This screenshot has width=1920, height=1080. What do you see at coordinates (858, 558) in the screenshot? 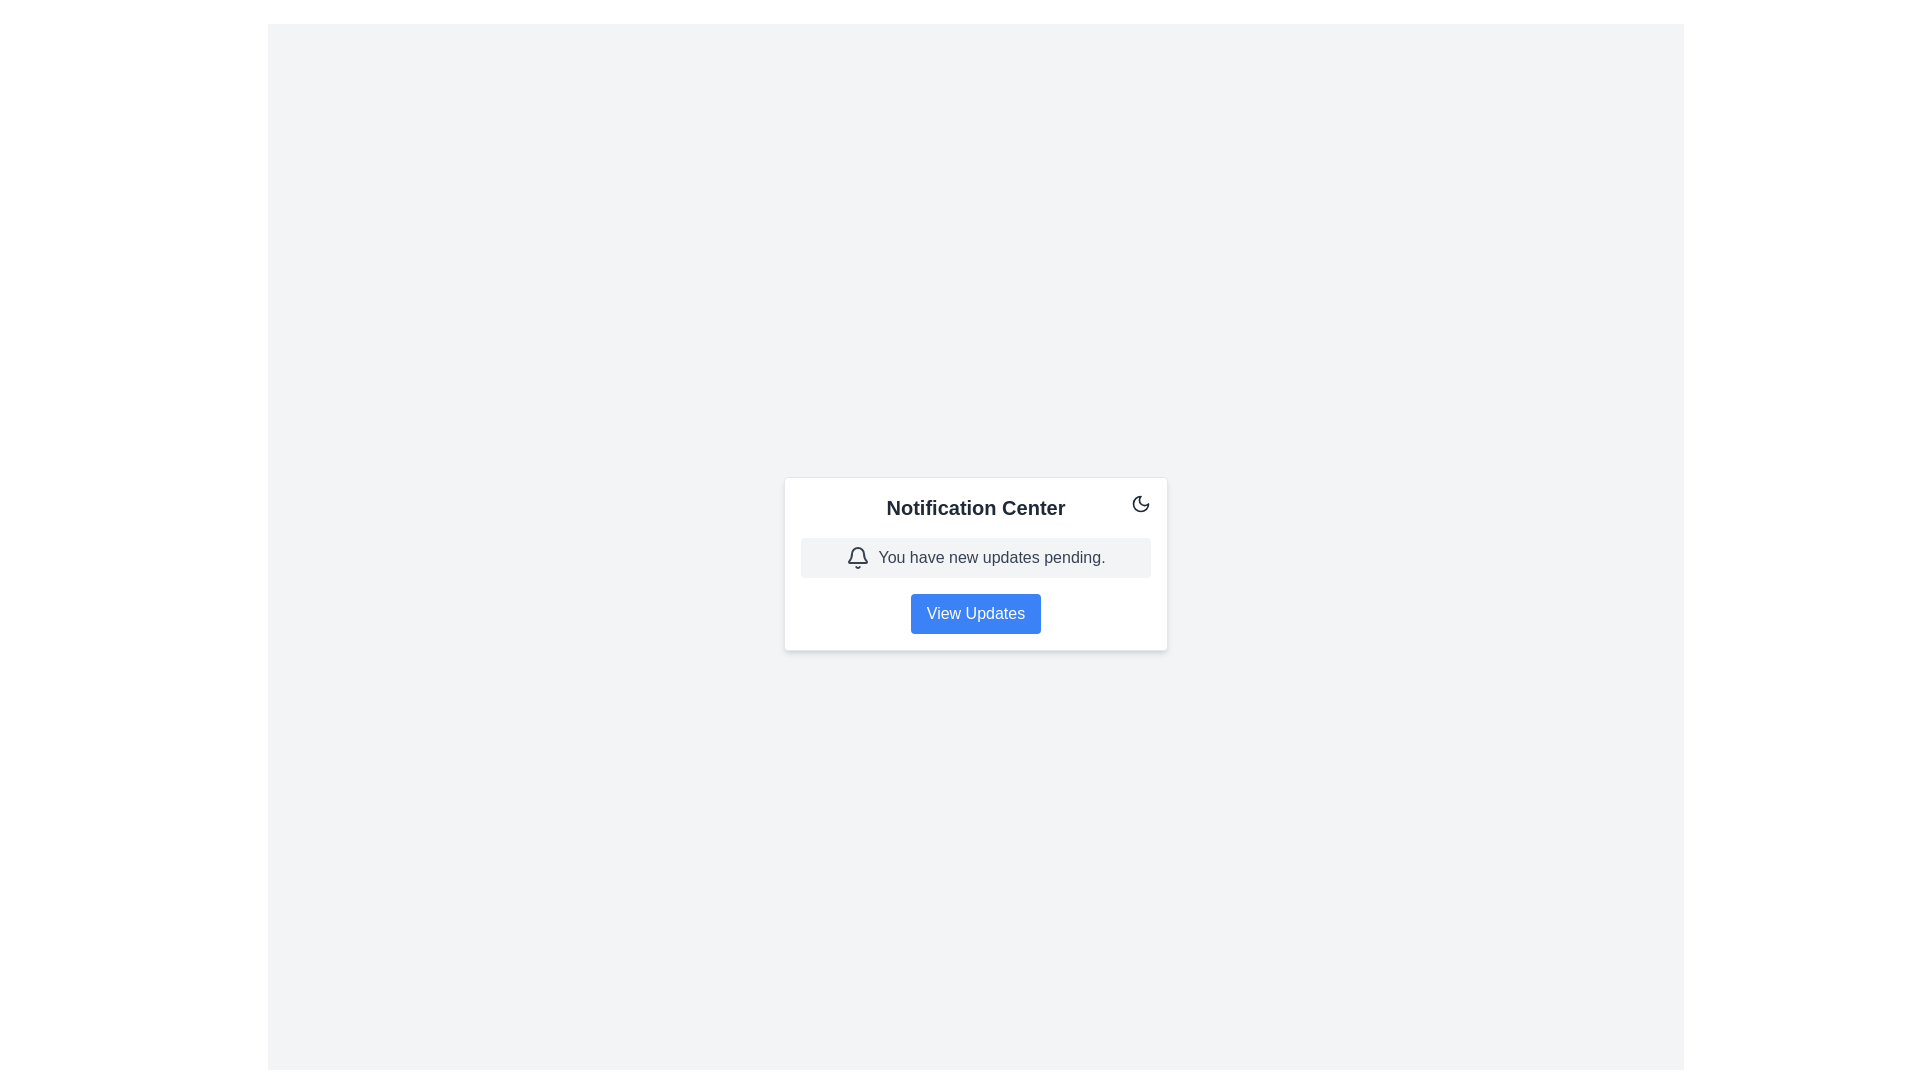
I see `the notification icon located to the left of the text 'You have new updates pending.' in the central region of the interface as a static indicator` at bounding box center [858, 558].